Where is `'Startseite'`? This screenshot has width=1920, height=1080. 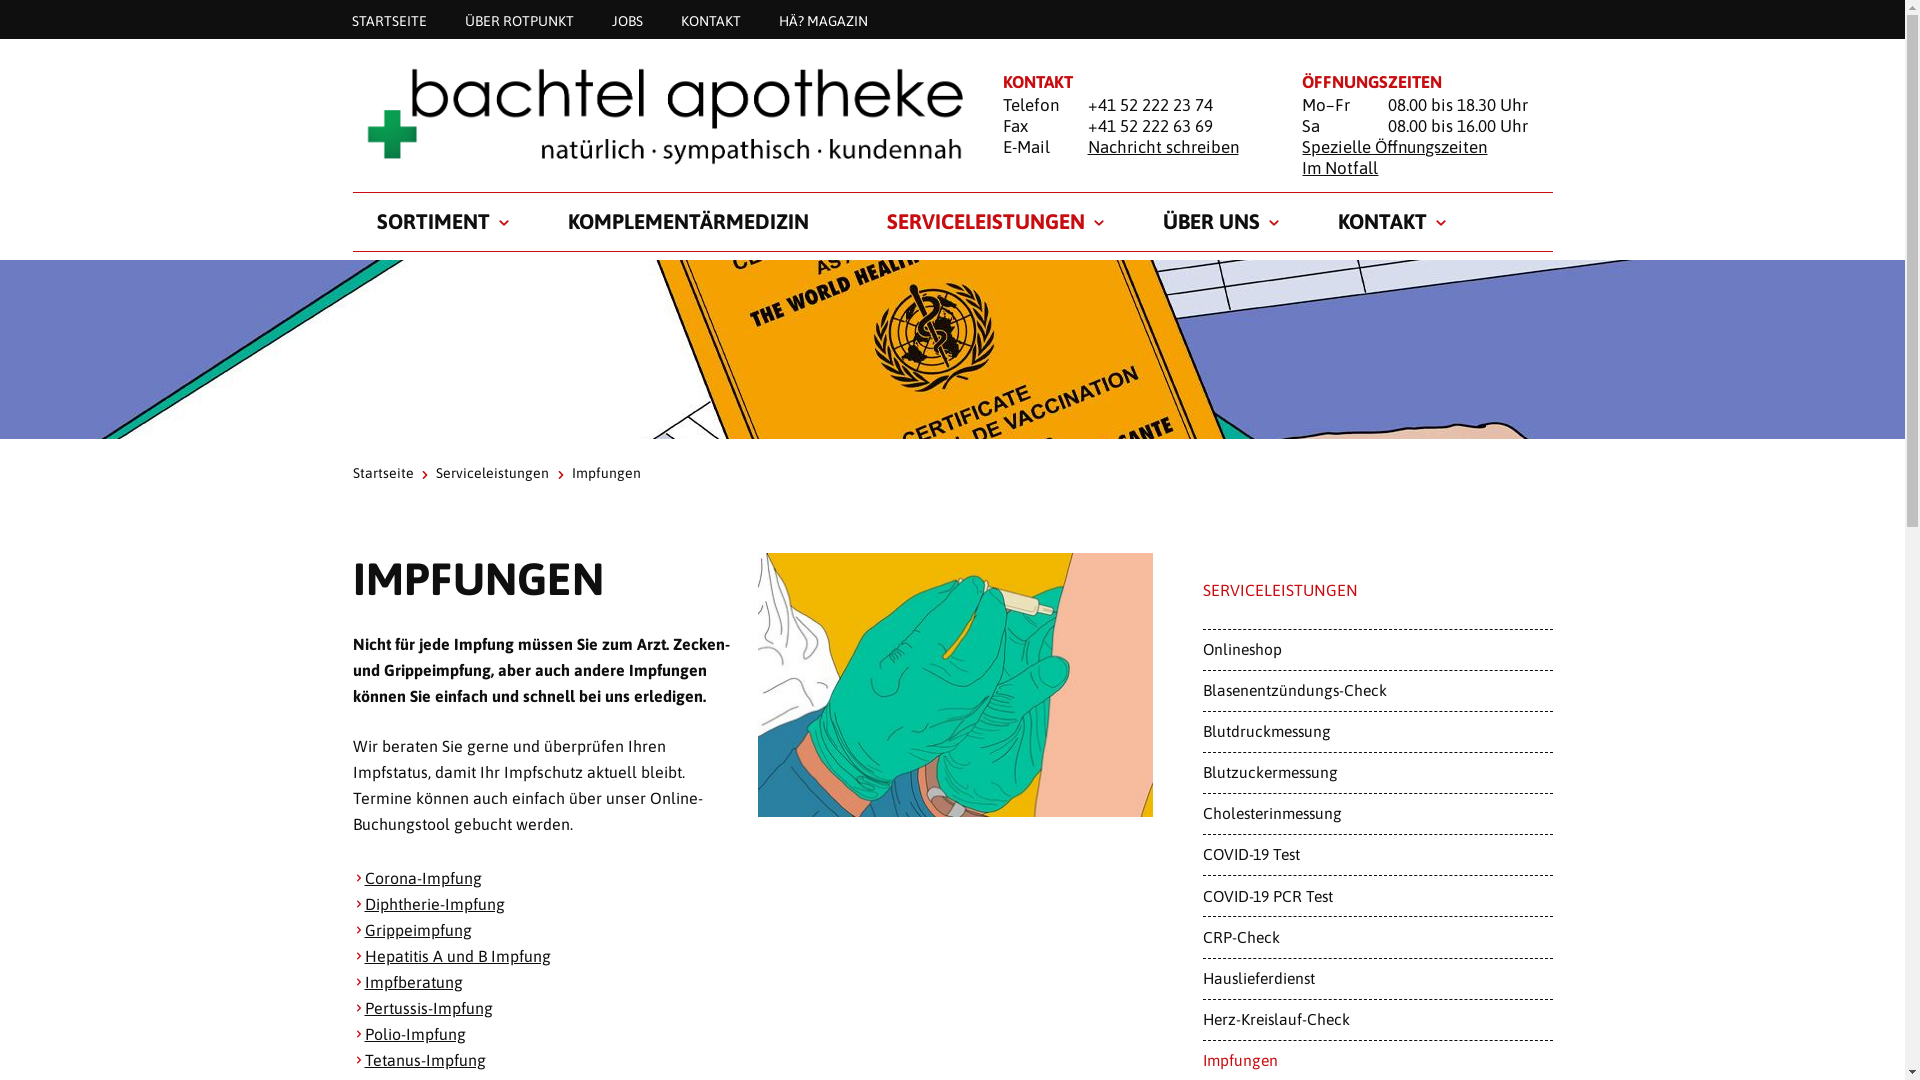
'Startseite' is located at coordinates (652, 116).